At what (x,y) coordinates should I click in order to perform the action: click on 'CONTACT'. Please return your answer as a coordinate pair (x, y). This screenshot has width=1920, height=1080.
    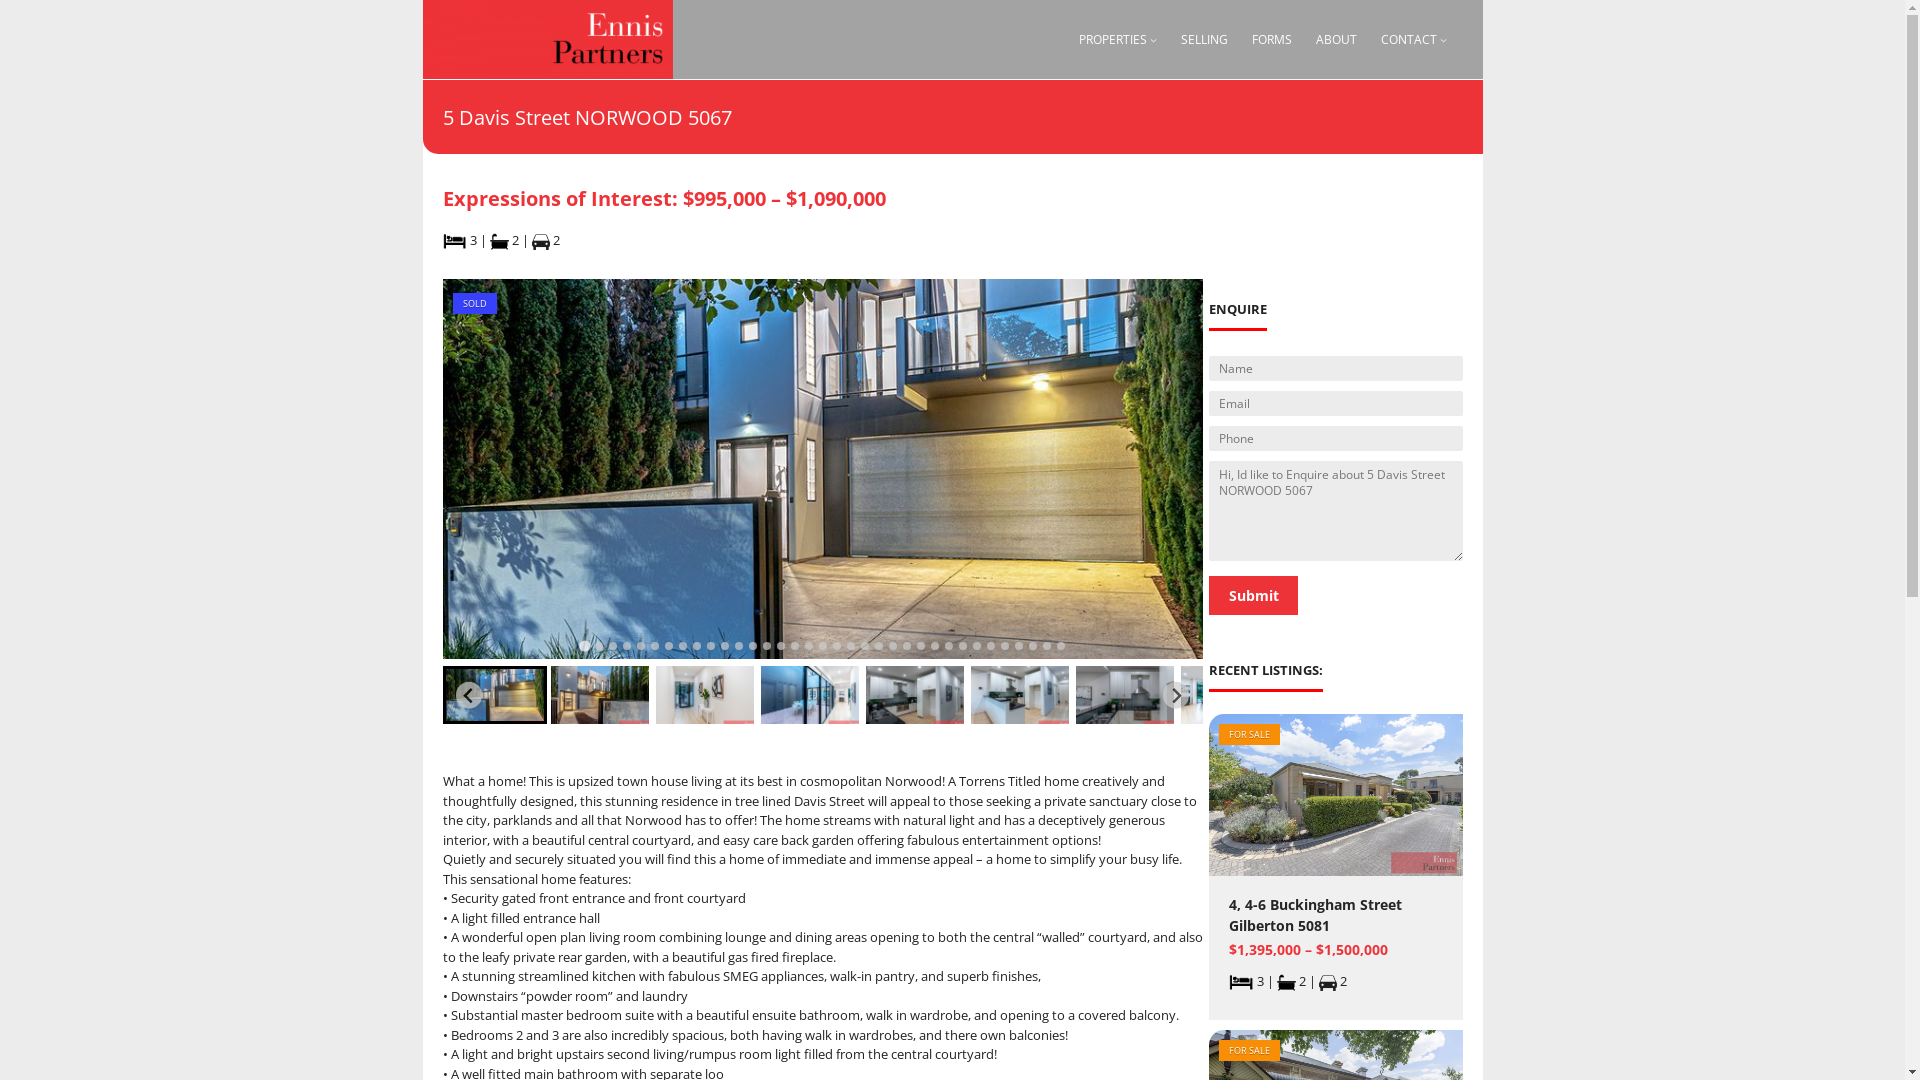
    Looking at the image, I should click on (1408, 39).